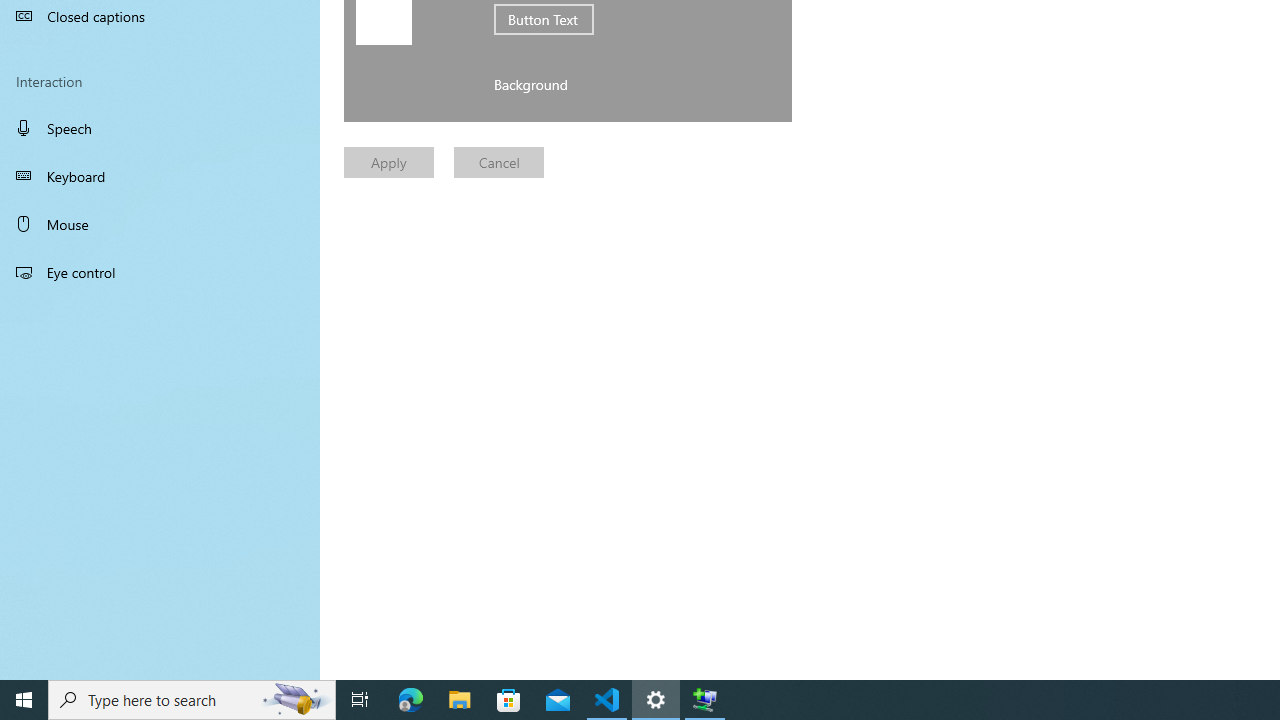 The image size is (1280, 720). I want to click on 'Task View', so click(359, 698).